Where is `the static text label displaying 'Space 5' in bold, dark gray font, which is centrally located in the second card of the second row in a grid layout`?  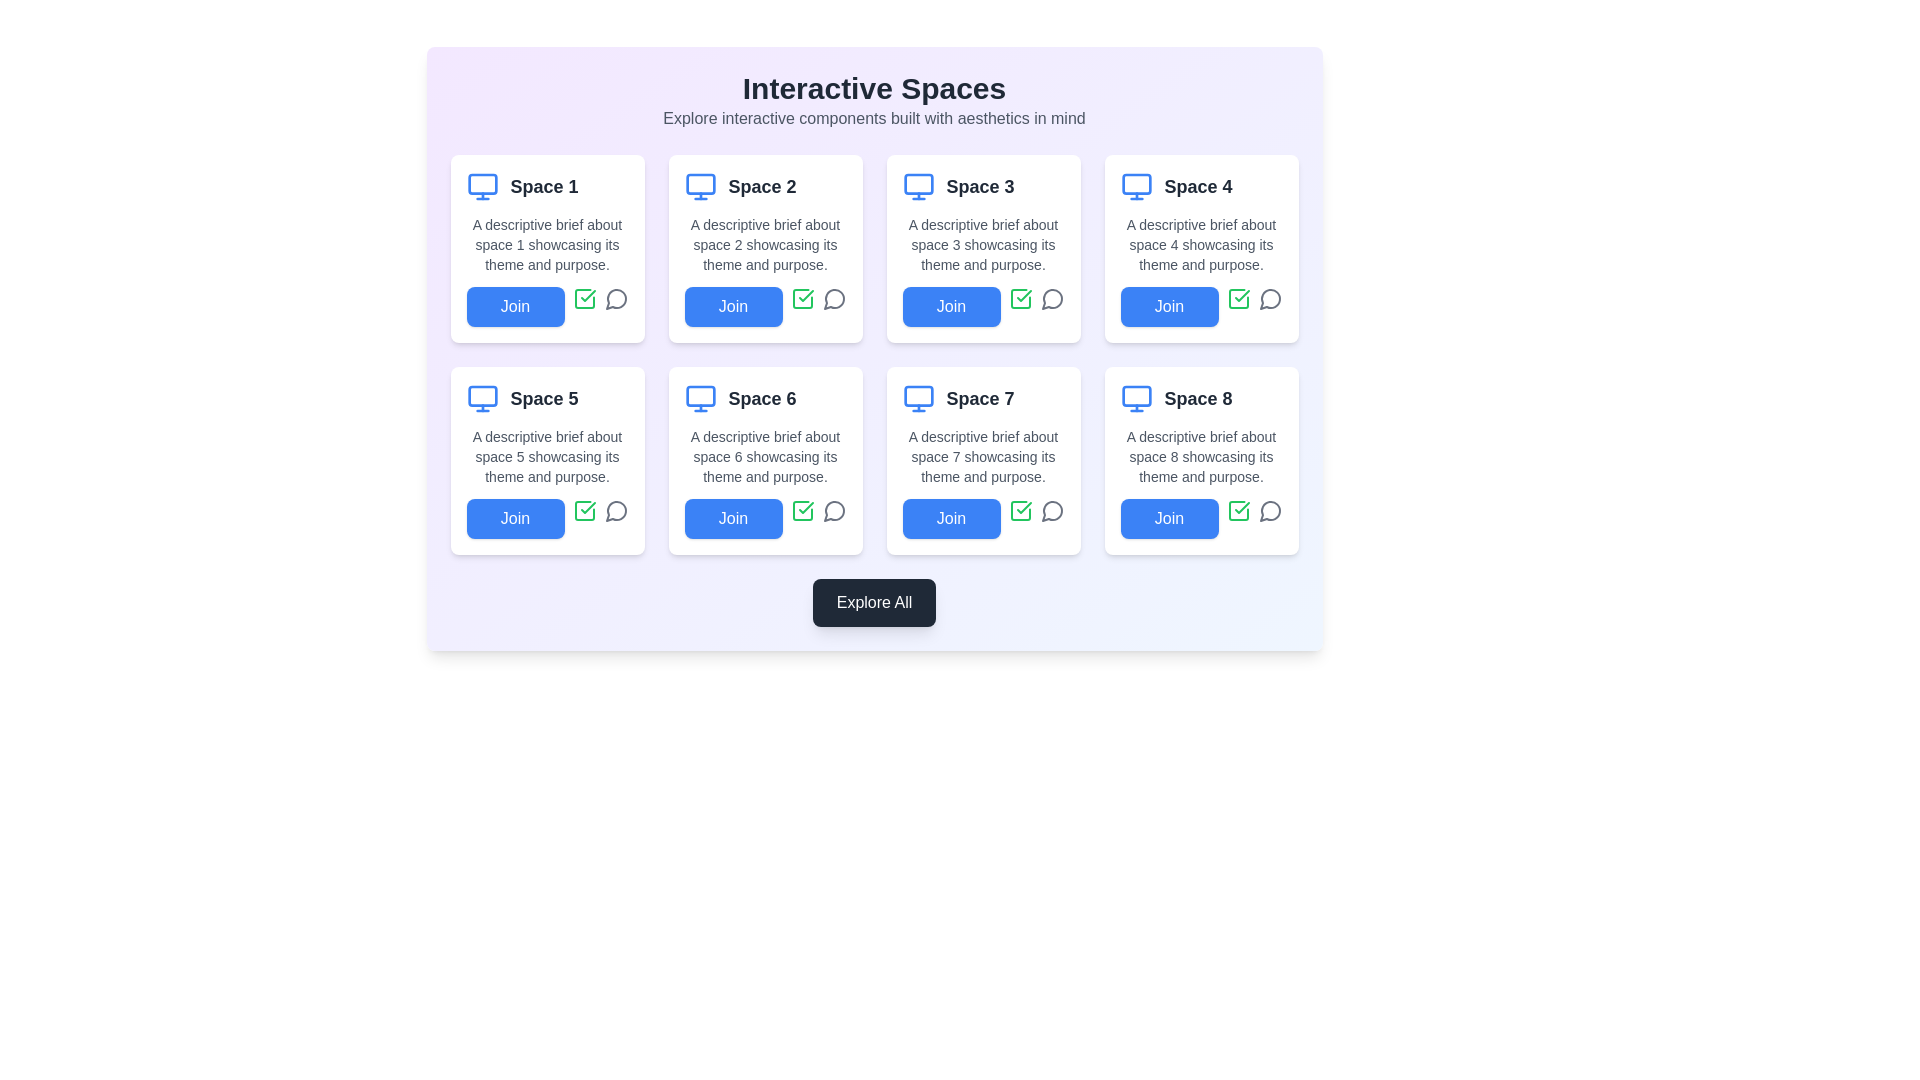 the static text label displaying 'Space 5' in bold, dark gray font, which is centrally located in the second card of the second row in a grid layout is located at coordinates (544, 398).